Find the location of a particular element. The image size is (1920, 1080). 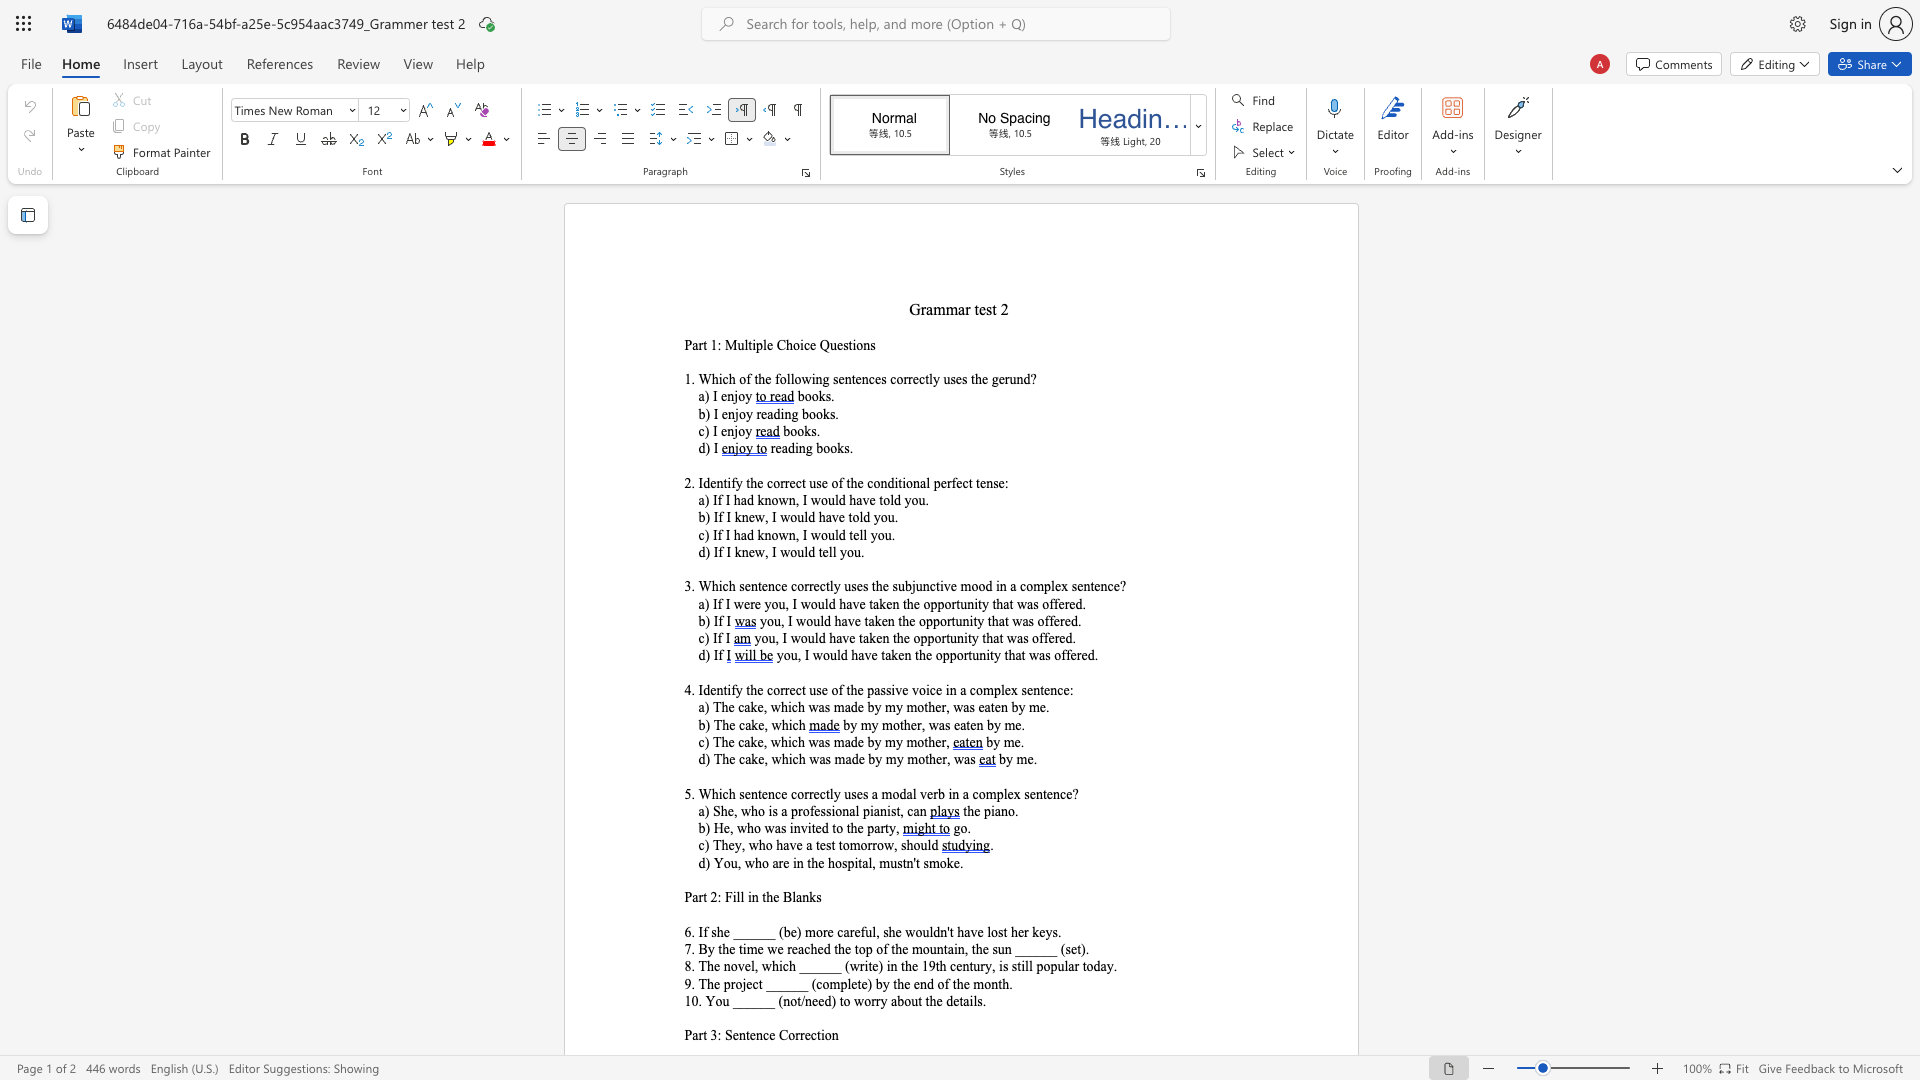

the subset text "cake, whi" within the text "b) The cake, which" is located at coordinates (738, 725).